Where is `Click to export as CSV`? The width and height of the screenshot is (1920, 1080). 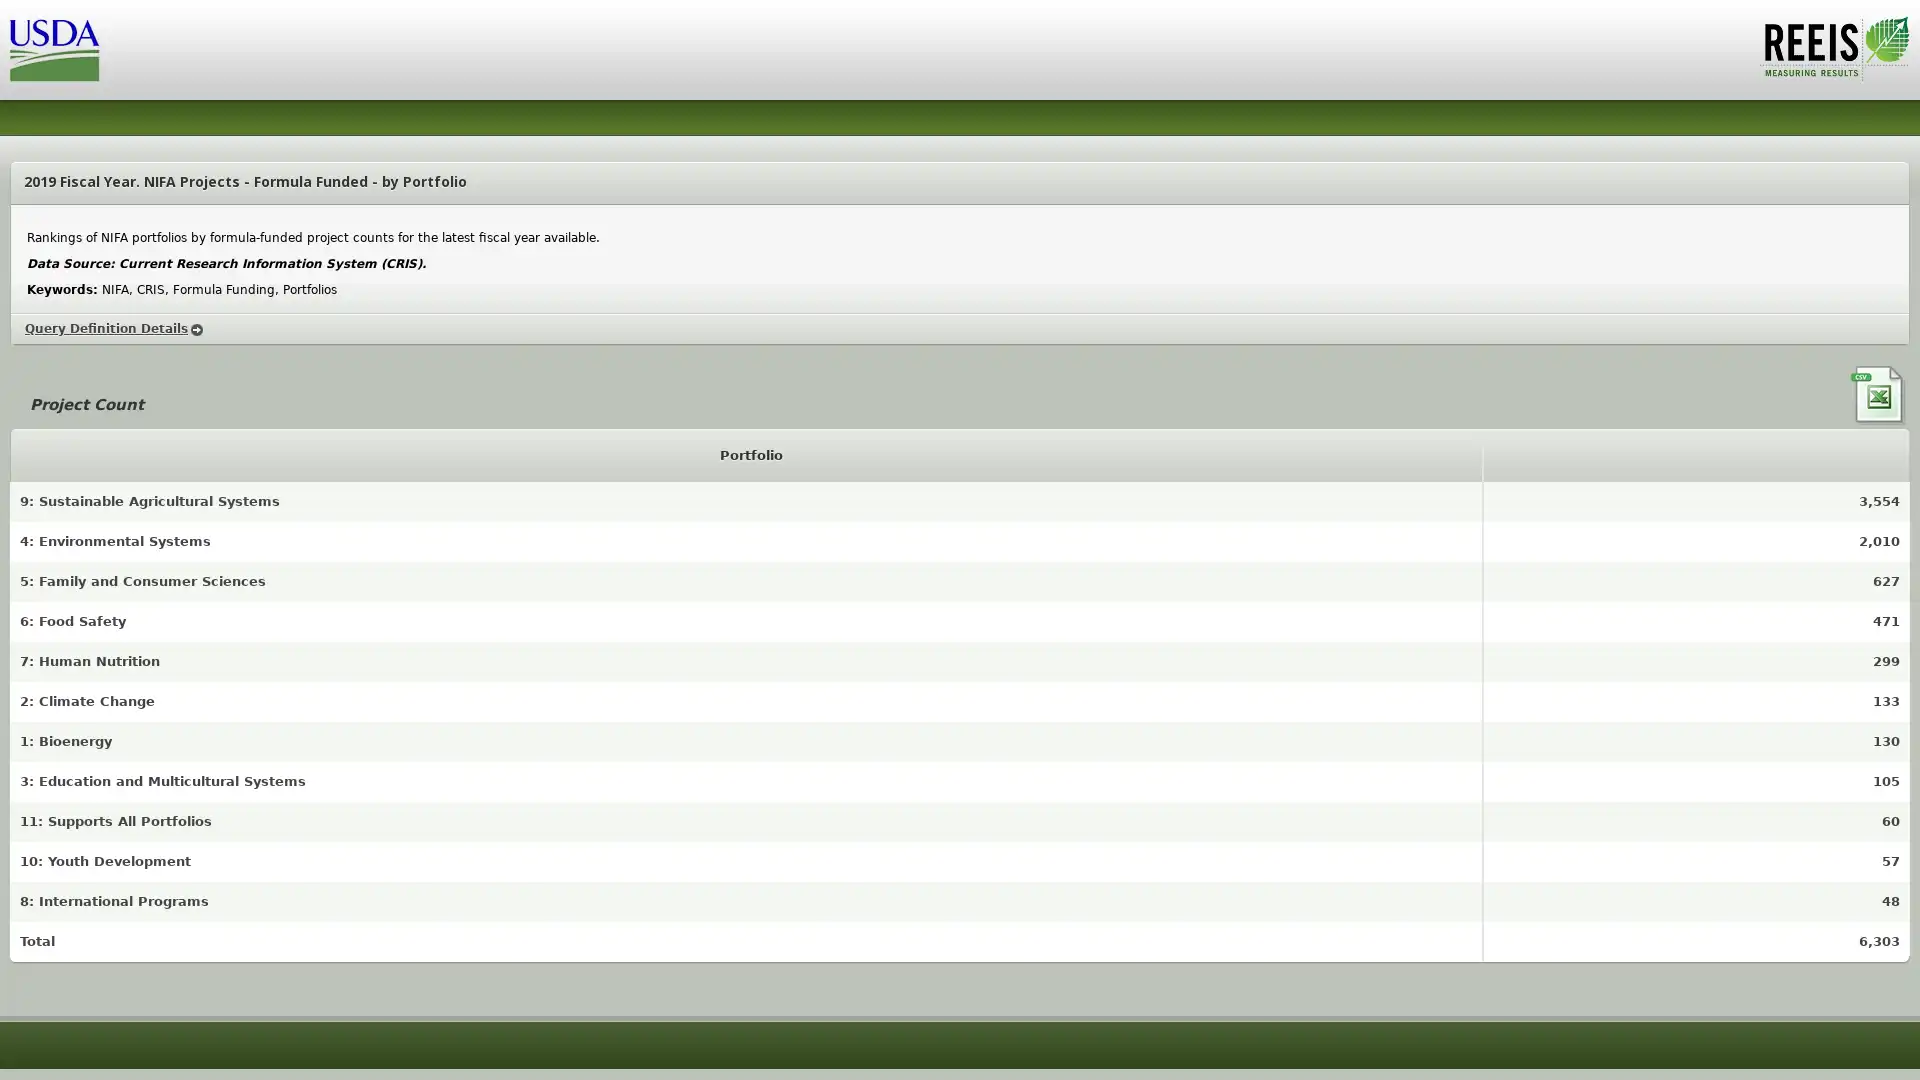 Click to export as CSV is located at coordinates (1879, 396).